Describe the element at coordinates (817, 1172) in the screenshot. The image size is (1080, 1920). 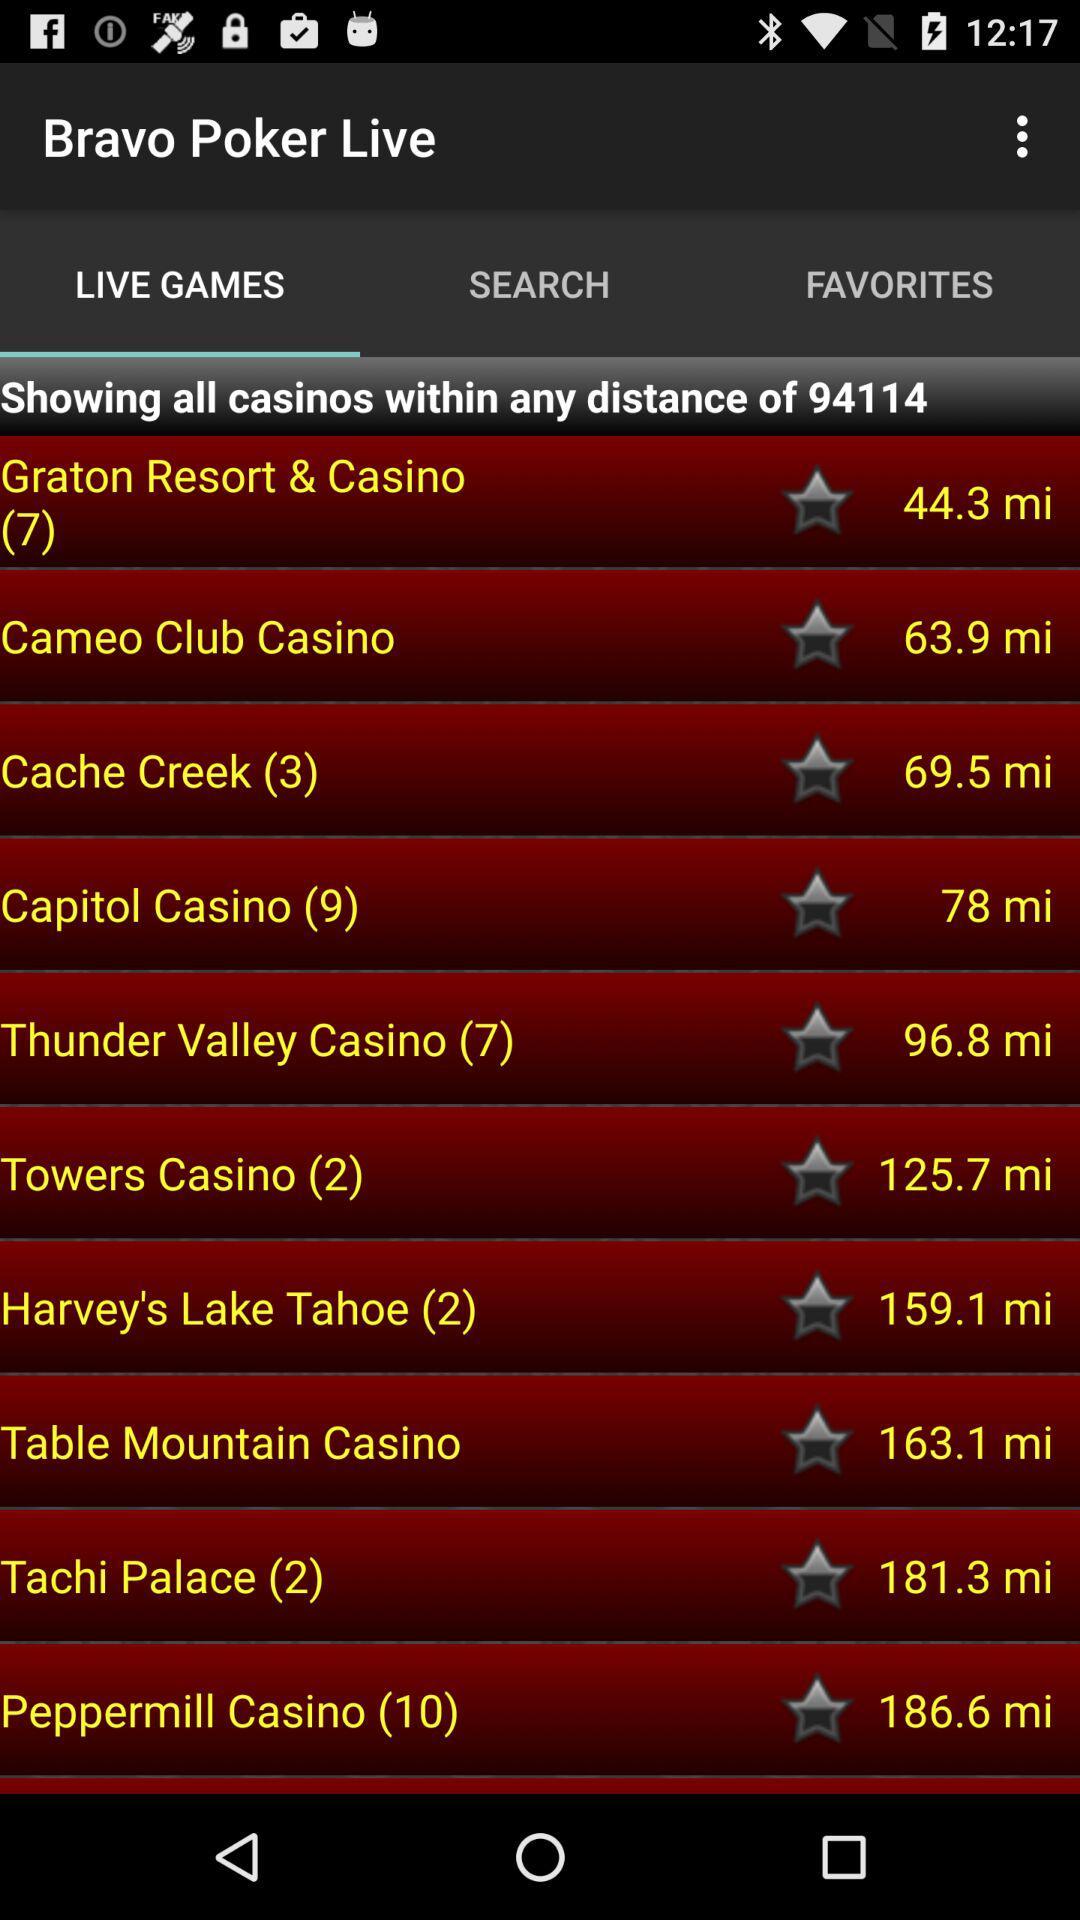
I see `like button` at that location.